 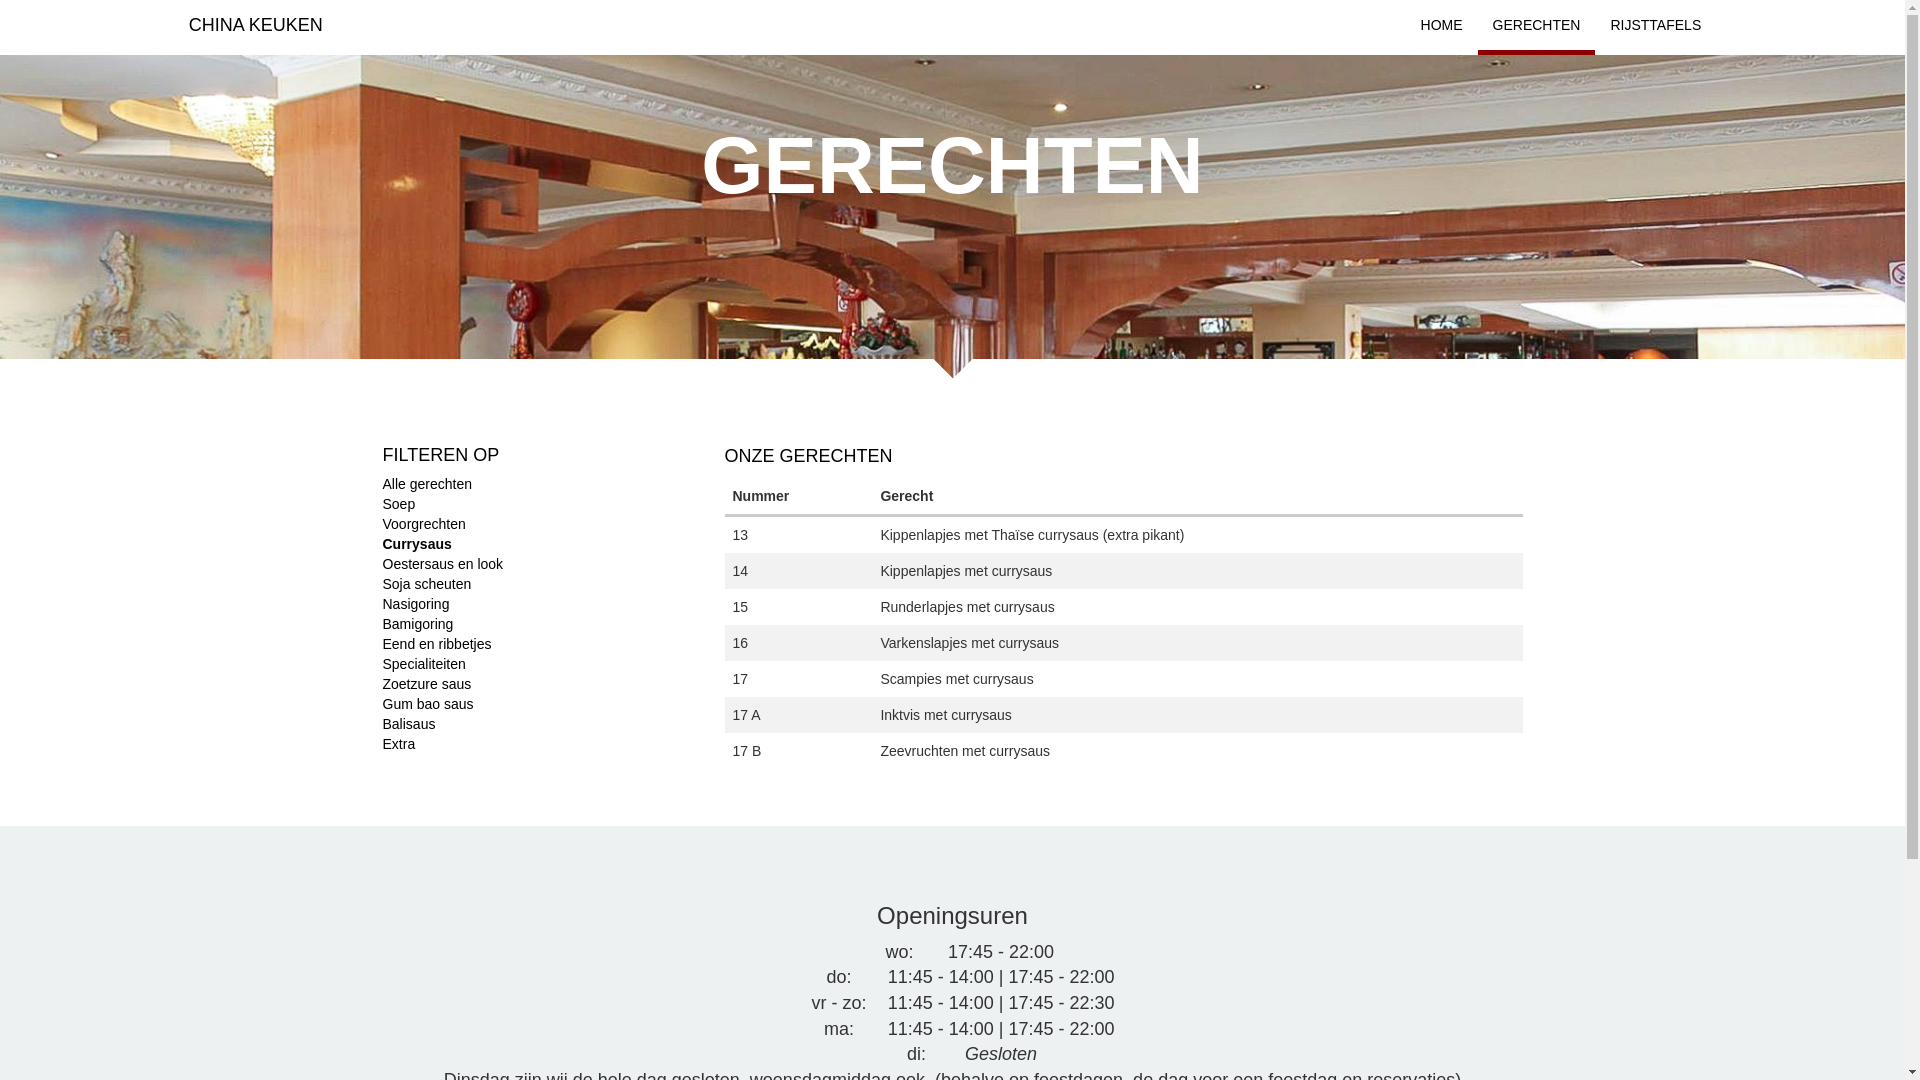 I want to click on 'Alle gerechten', so click(x=426, y=483).